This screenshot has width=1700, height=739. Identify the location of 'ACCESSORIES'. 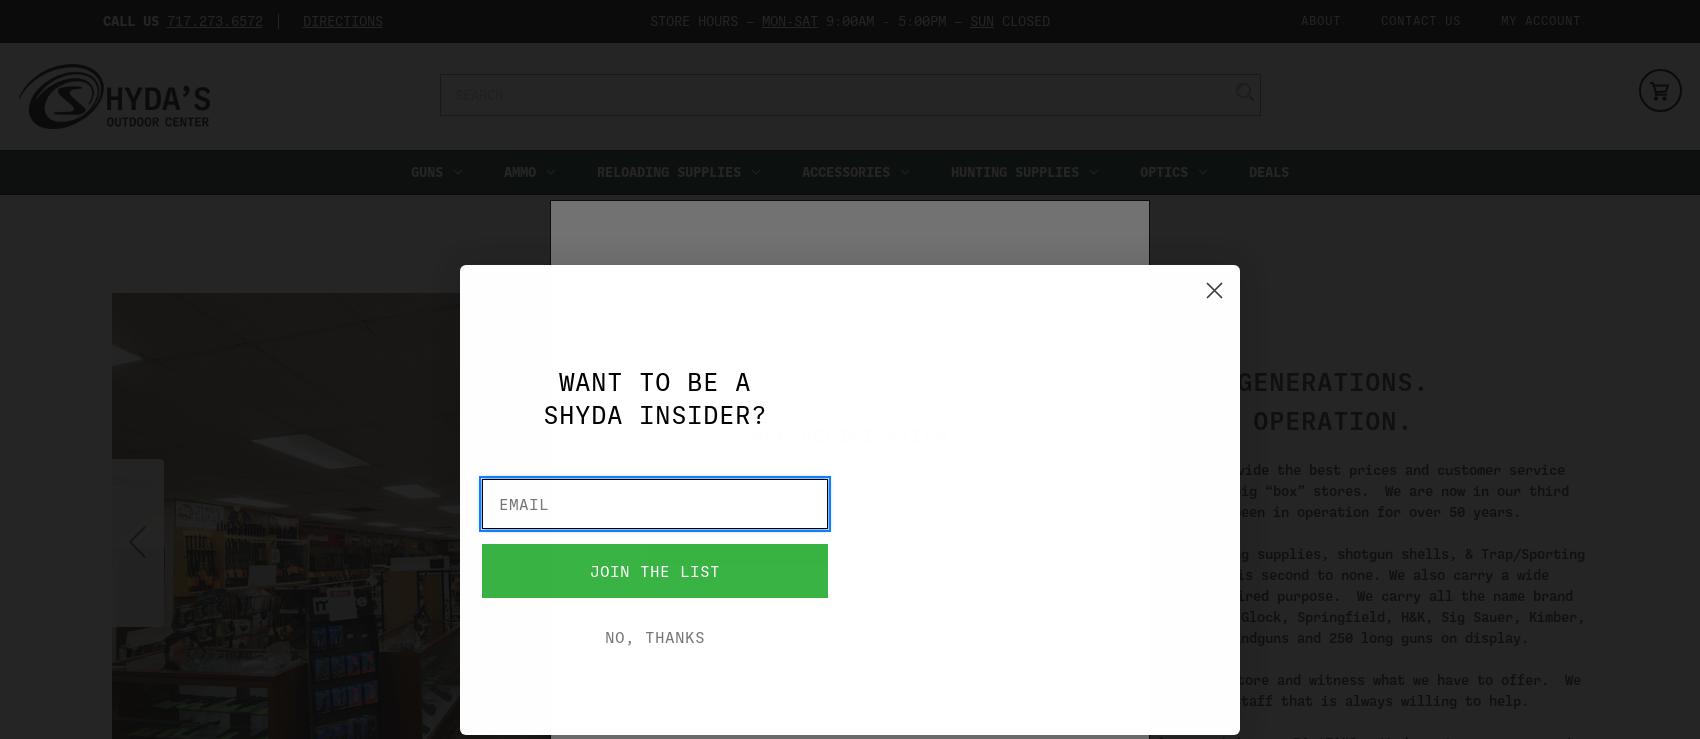
(844, 171).